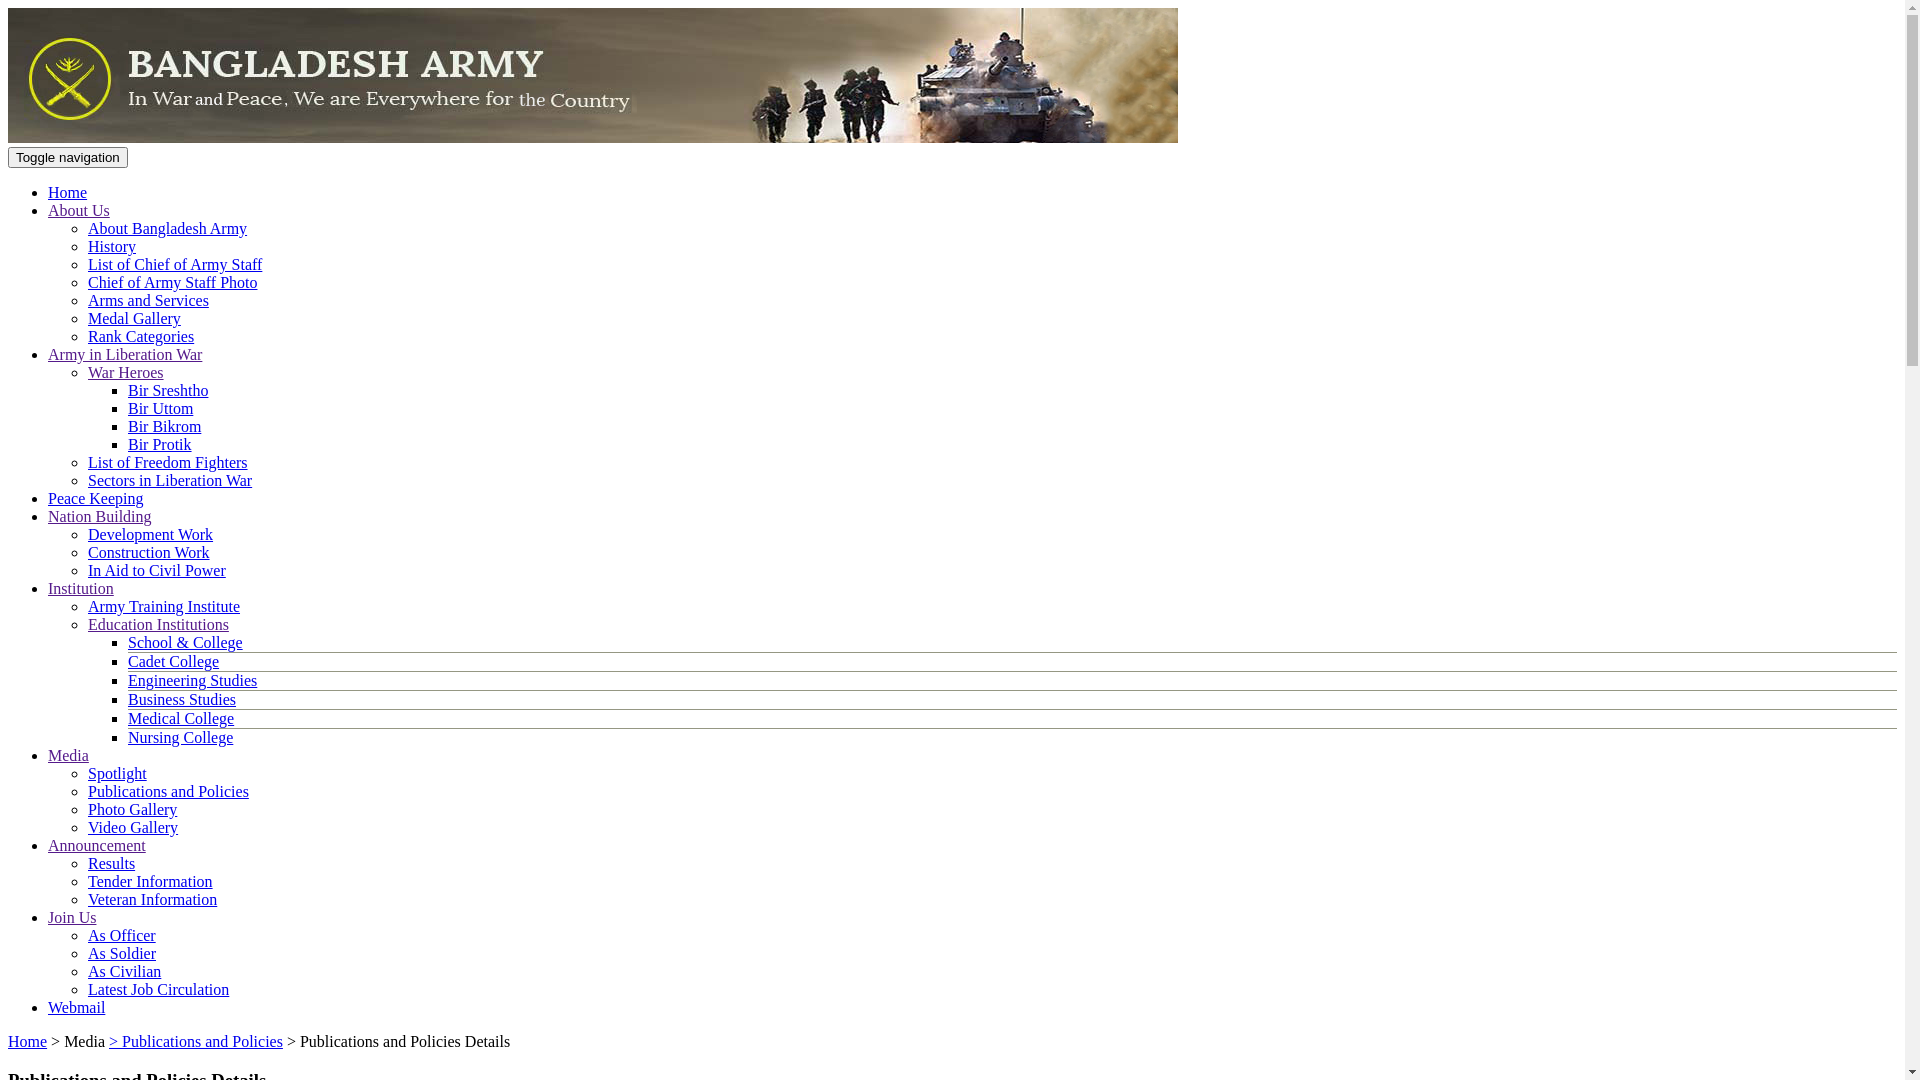 The image size is (1920, 1080). I want to click on 'Chief of Army Staff Photo', so click(172, 282).